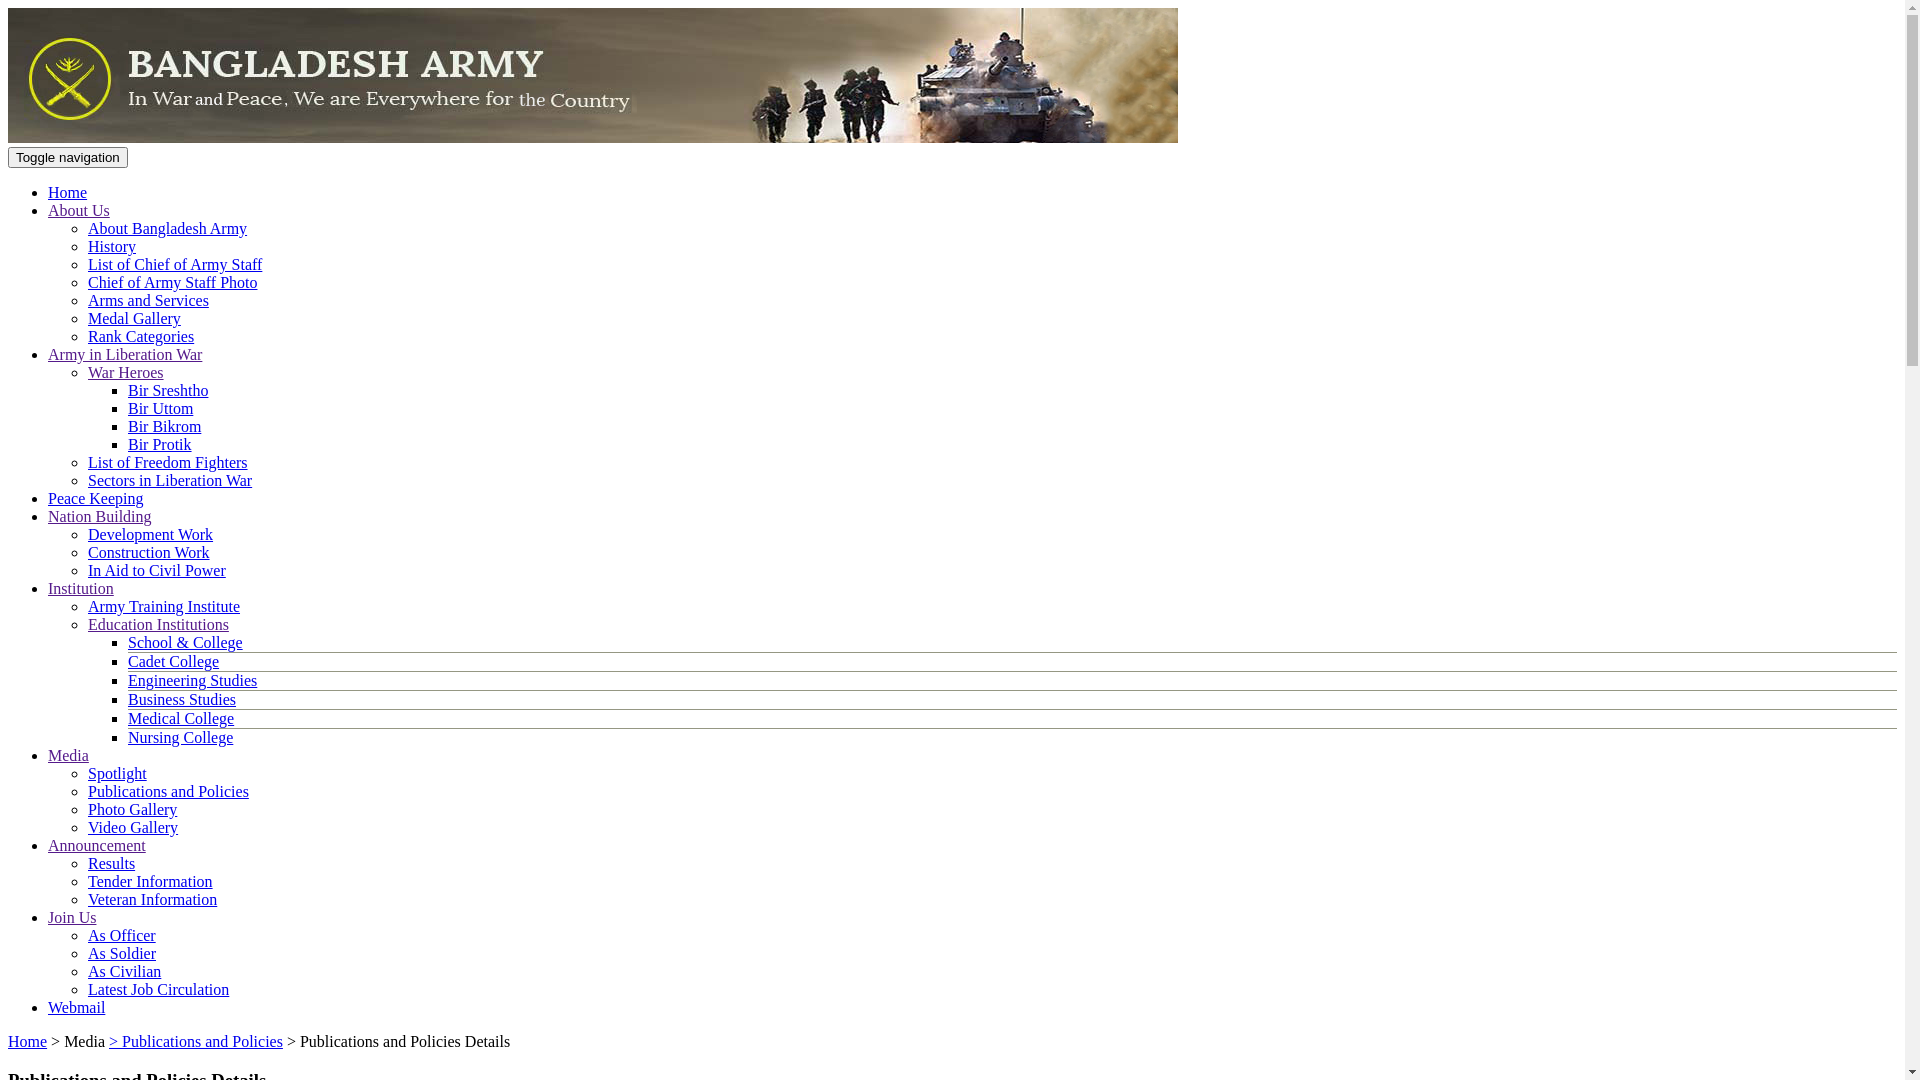 The image size is (1920, 1080). I want to click on 'Chief of Army Staff Photo', so click(172, 282).